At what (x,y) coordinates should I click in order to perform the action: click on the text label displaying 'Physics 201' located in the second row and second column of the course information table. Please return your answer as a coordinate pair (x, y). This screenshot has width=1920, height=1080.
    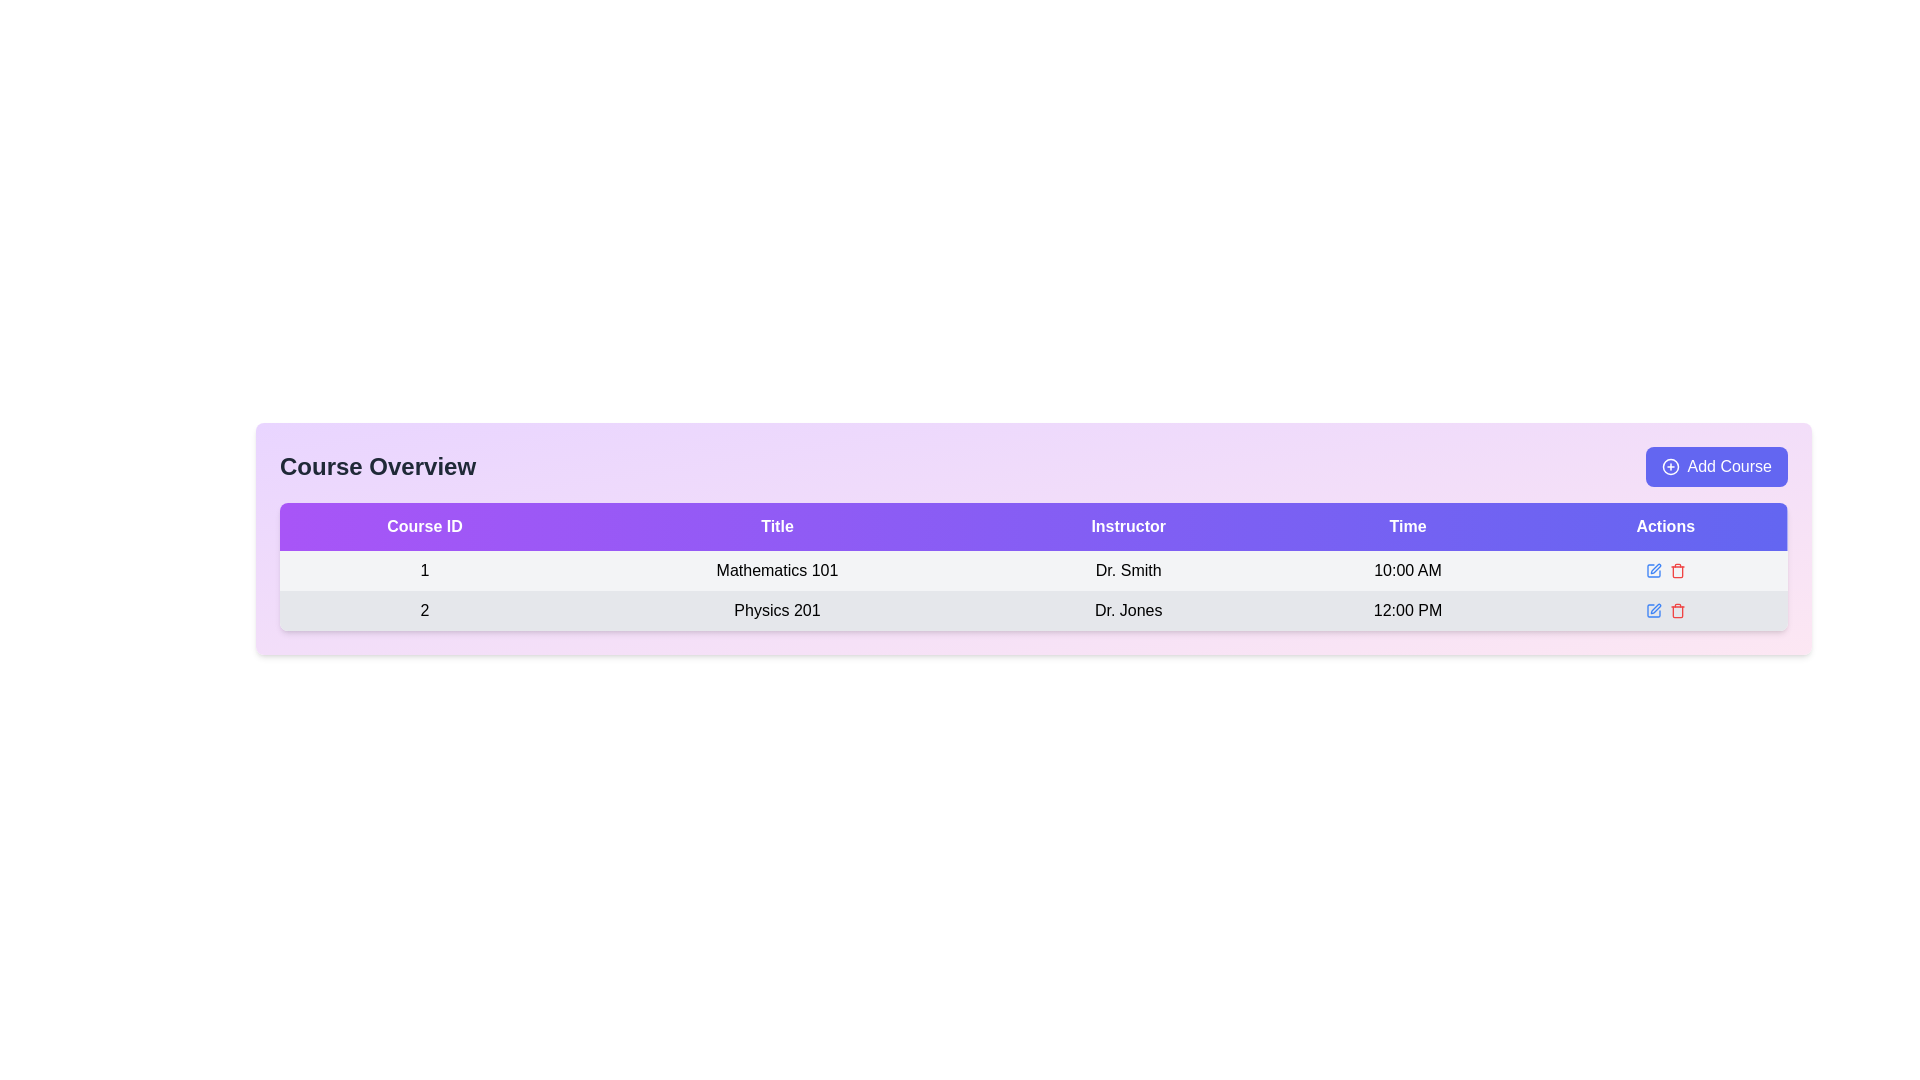
    Looking at the image, I should click on (776, 609).